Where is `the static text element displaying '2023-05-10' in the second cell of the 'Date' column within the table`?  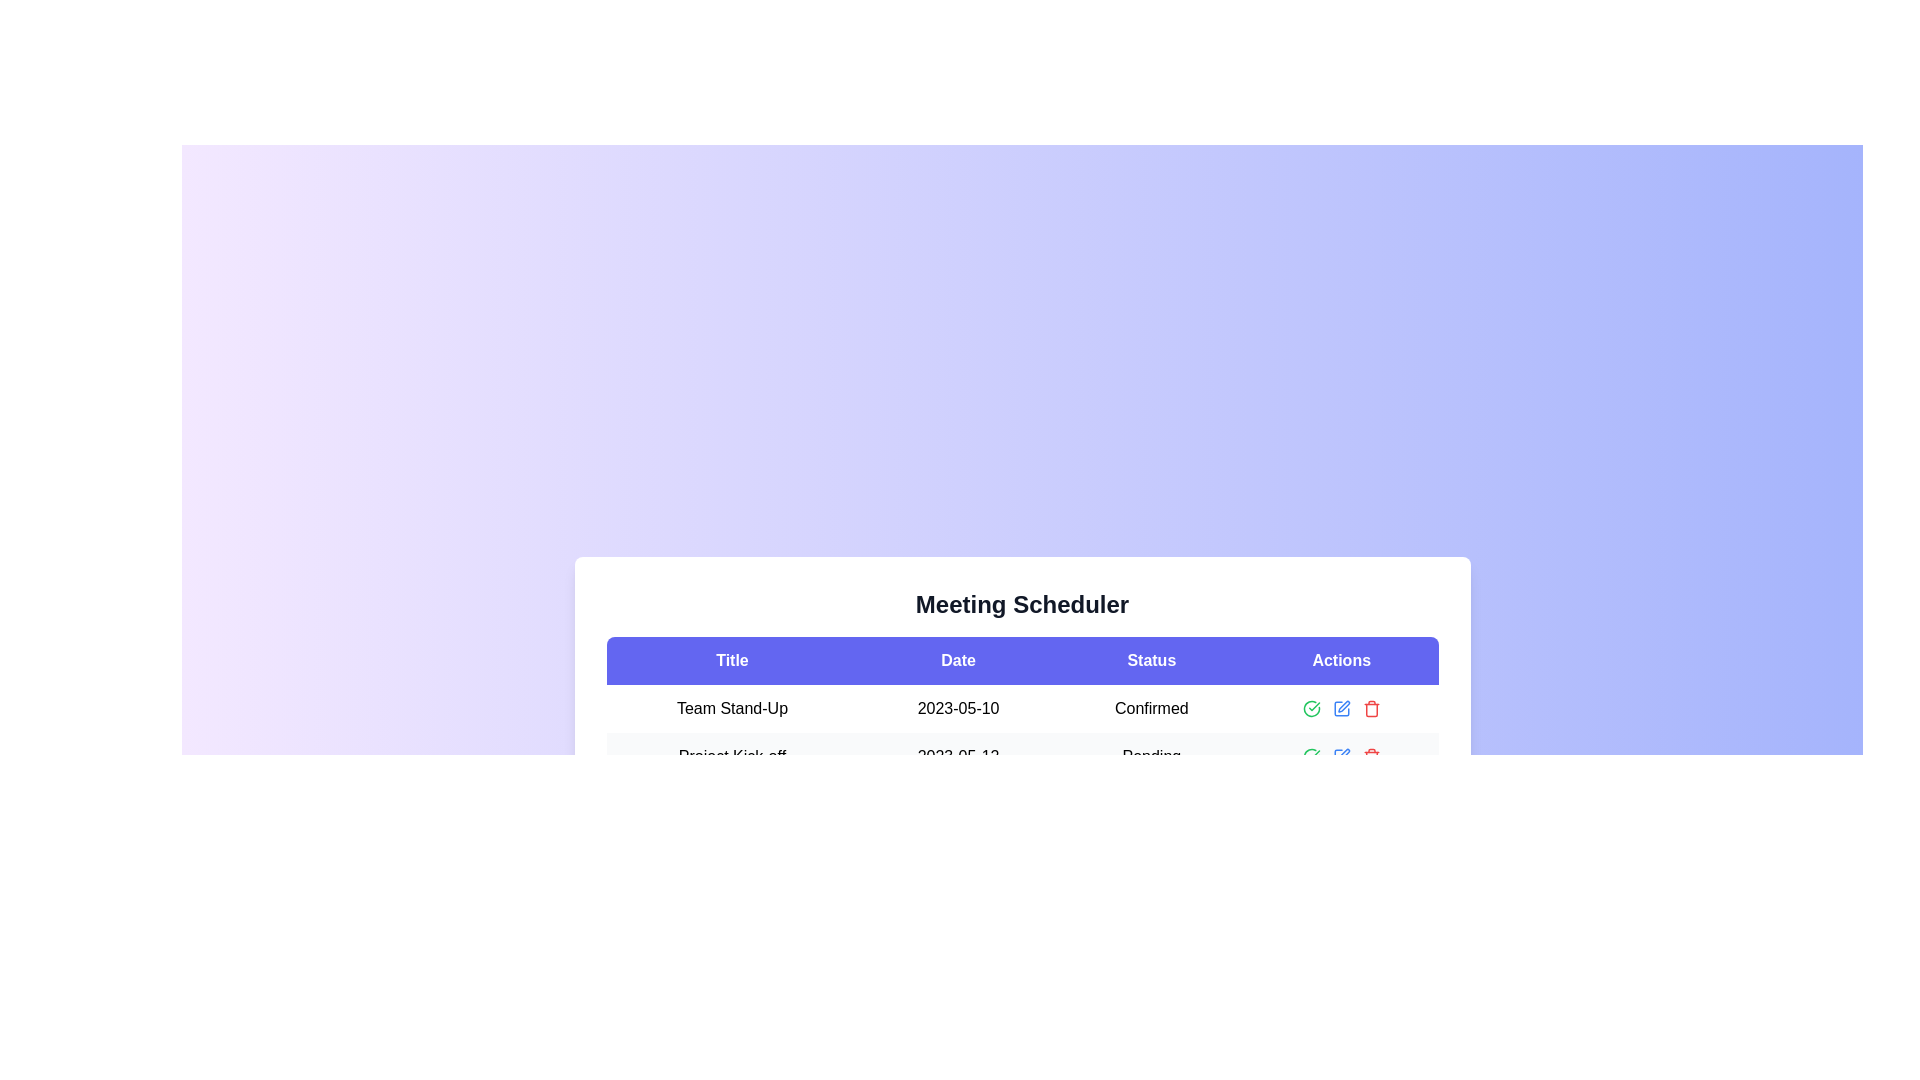 the static text element displaying '2023-05-10' in the second cell of the 'Date' column within the table is located at coordinates (957, 708).